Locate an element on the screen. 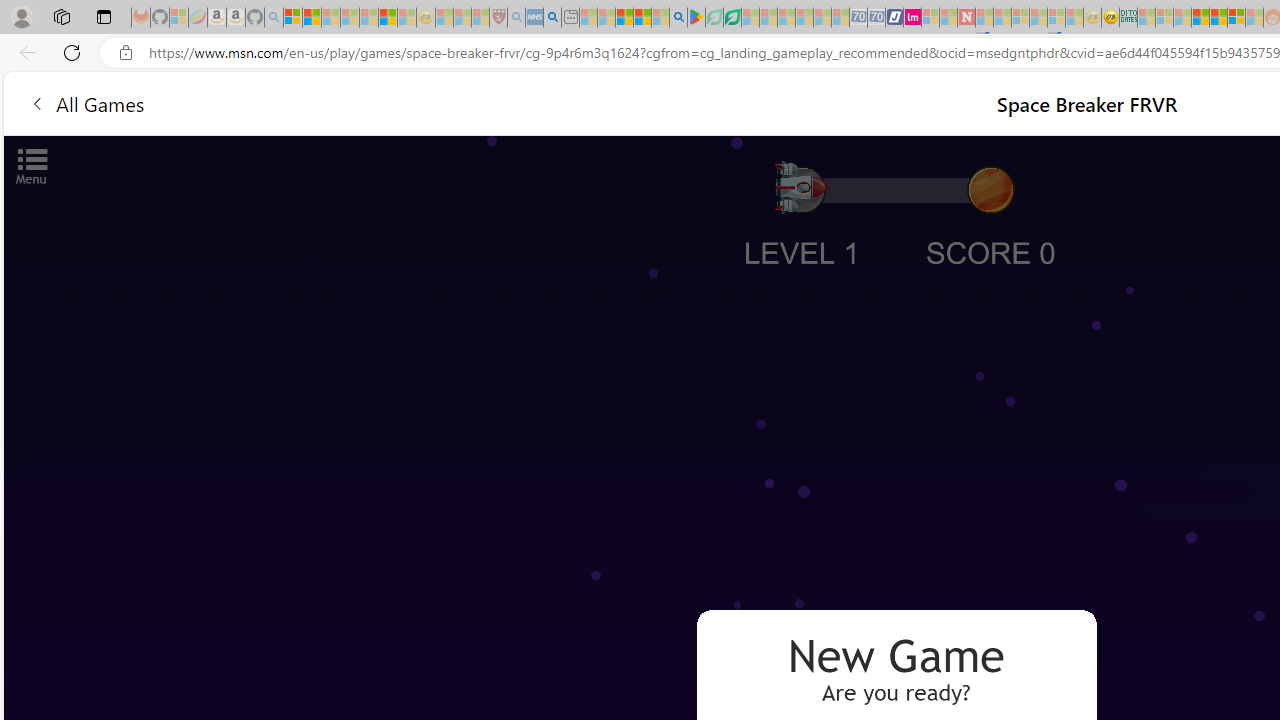 The width and height of the screenshot is (1280, 720). 'Jobs - lastminute.com Investor Portal' is located at coordinates (911, 17).